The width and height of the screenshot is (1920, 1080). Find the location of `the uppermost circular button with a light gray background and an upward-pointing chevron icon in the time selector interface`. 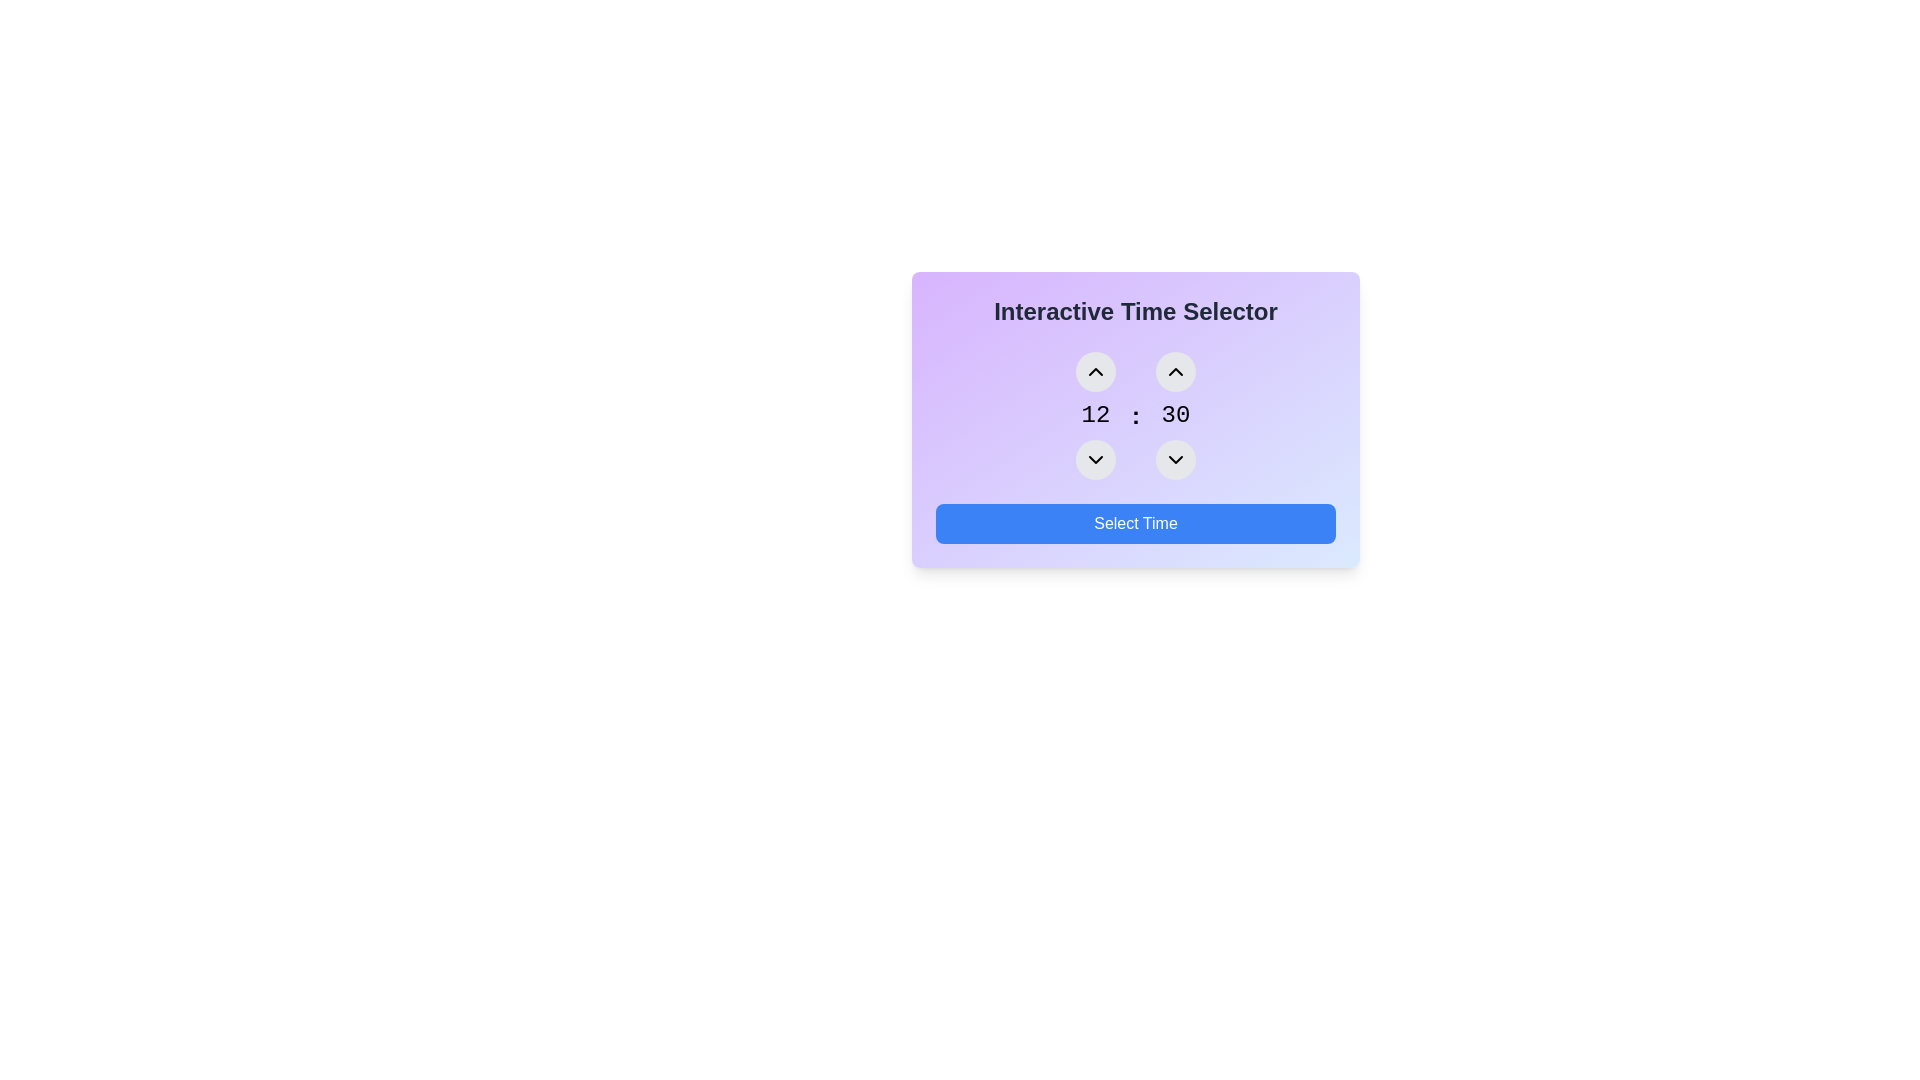

the uppermost circular button with a light gray background and an upward-pointing chevron icon in the time selector interface is located at coordinates (1094, 371).